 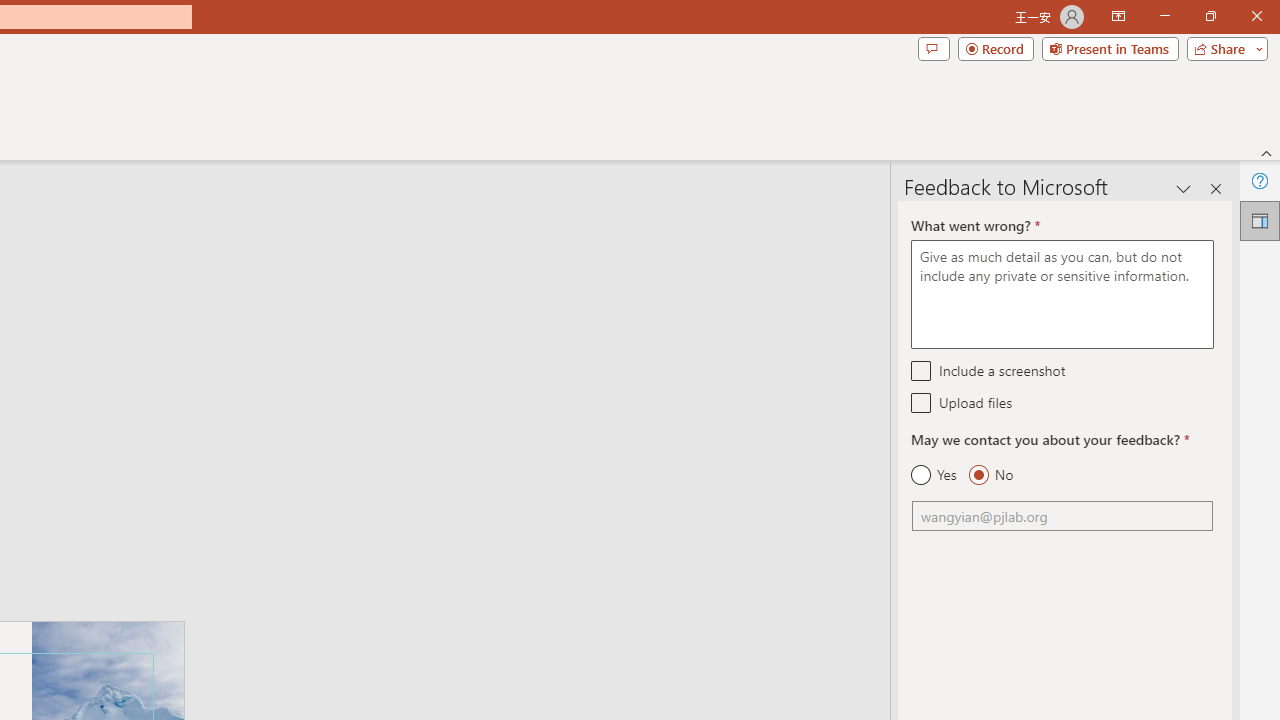 I want to click on 'Comments', so click(x=932, y=47).